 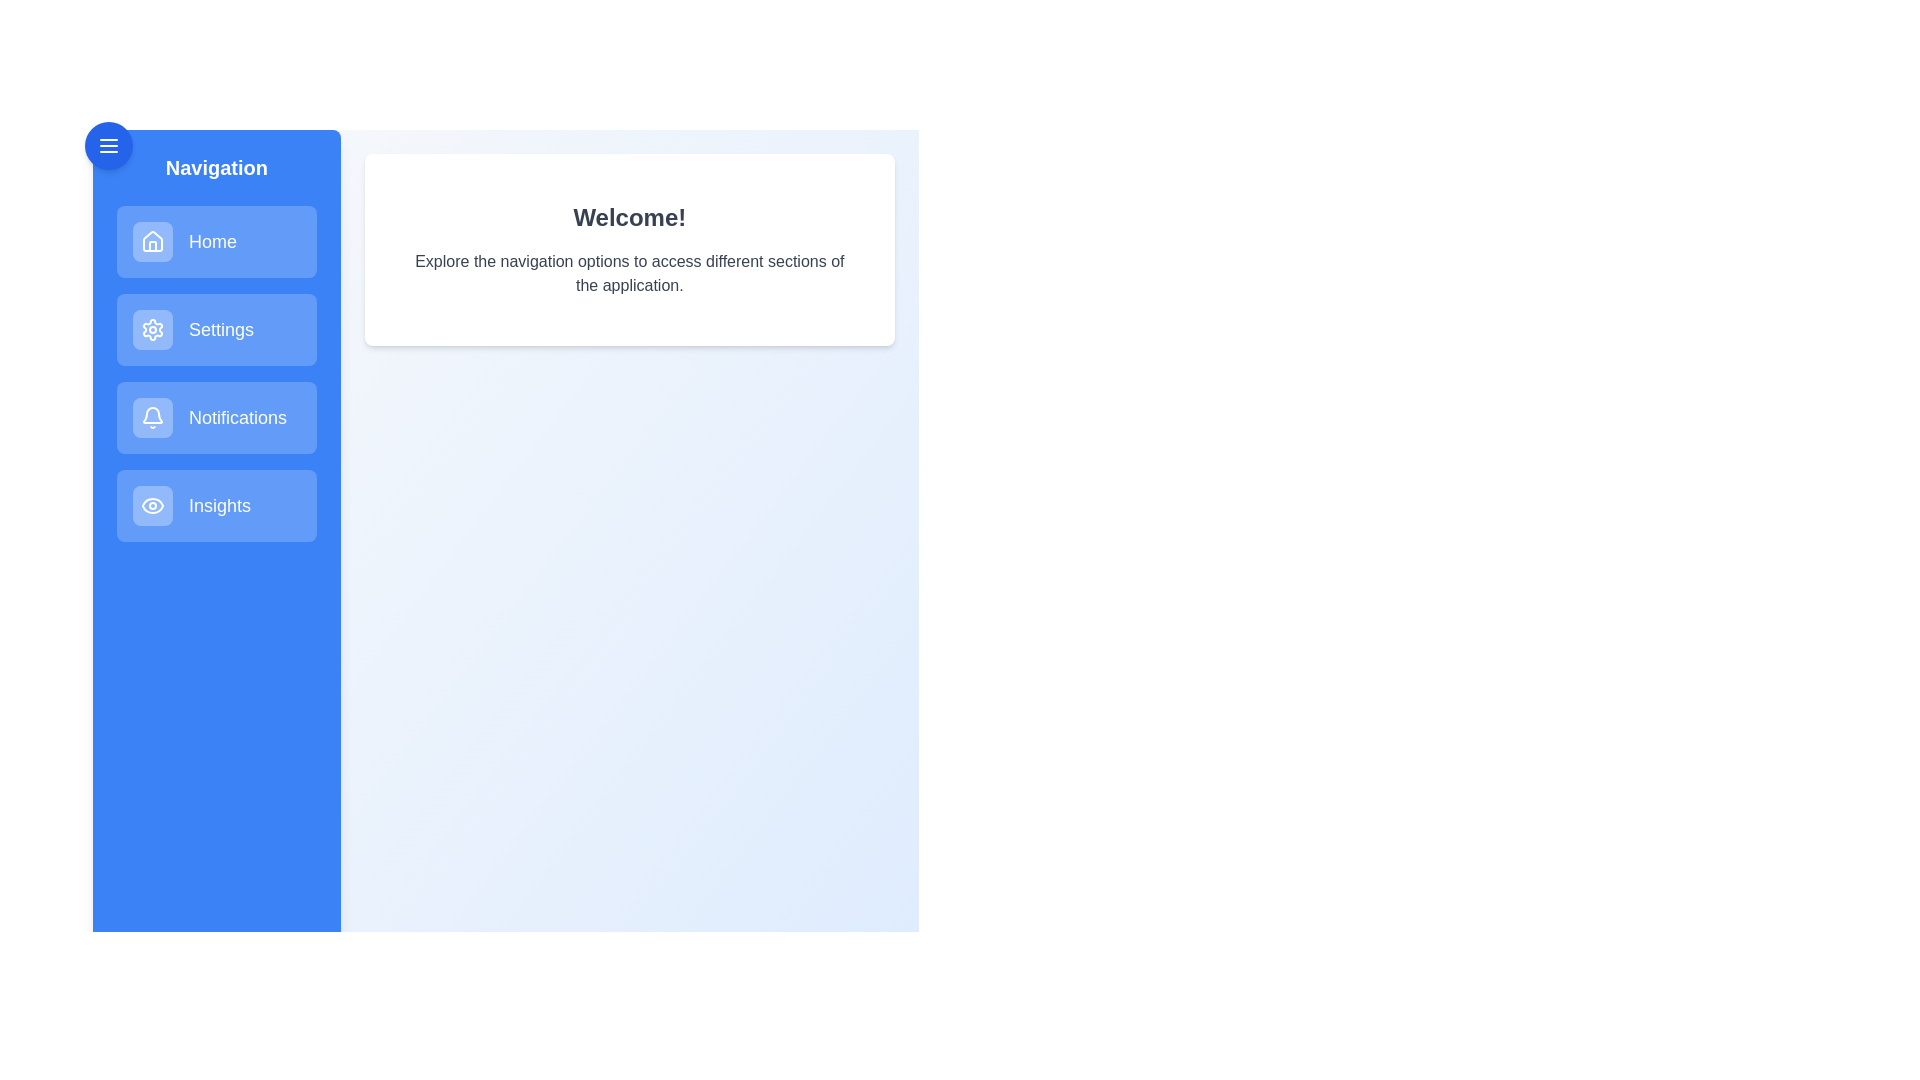 What do you see at coordinates (216, 329) in the screenshot?
I see `the menu item corresponding to Settings` at bounding box center [216, 329].